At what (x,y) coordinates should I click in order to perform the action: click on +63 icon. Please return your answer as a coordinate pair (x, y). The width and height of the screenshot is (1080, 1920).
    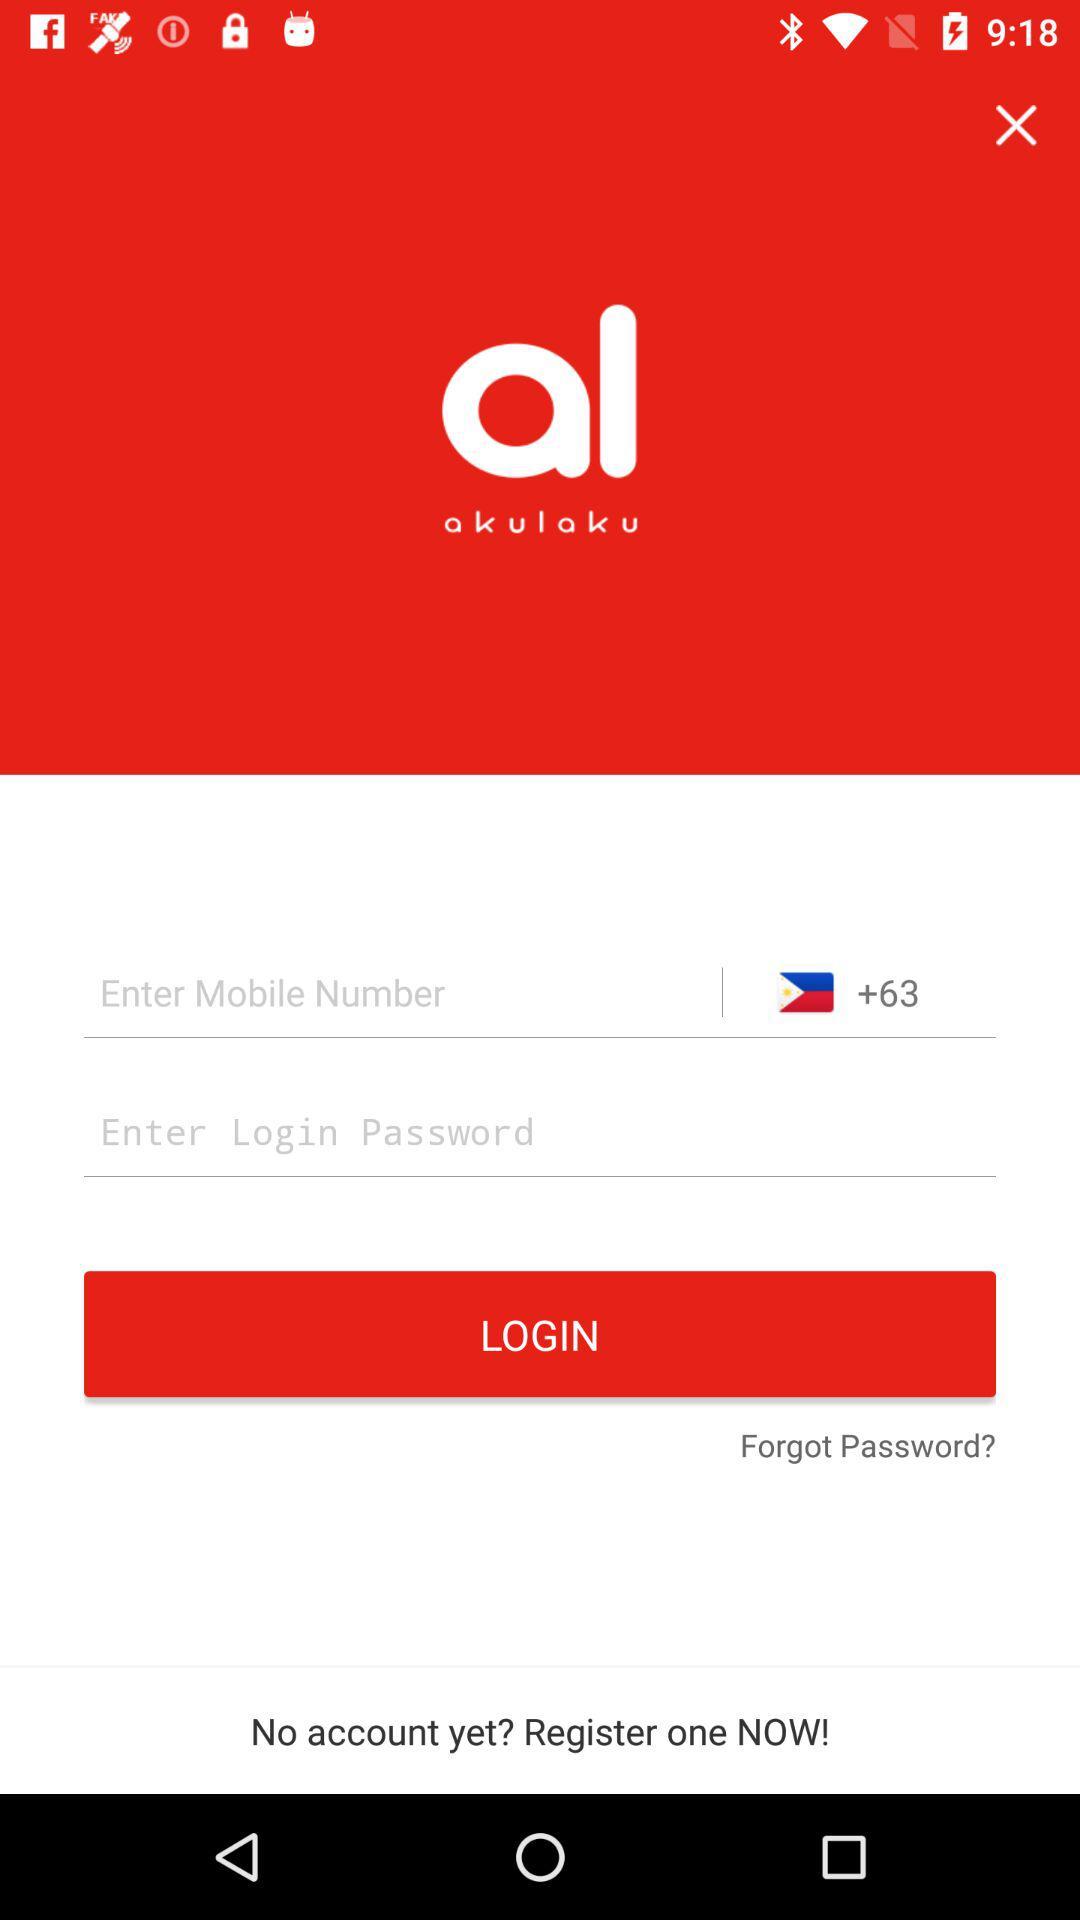
    Looking at the image, I should click on (858, 992).